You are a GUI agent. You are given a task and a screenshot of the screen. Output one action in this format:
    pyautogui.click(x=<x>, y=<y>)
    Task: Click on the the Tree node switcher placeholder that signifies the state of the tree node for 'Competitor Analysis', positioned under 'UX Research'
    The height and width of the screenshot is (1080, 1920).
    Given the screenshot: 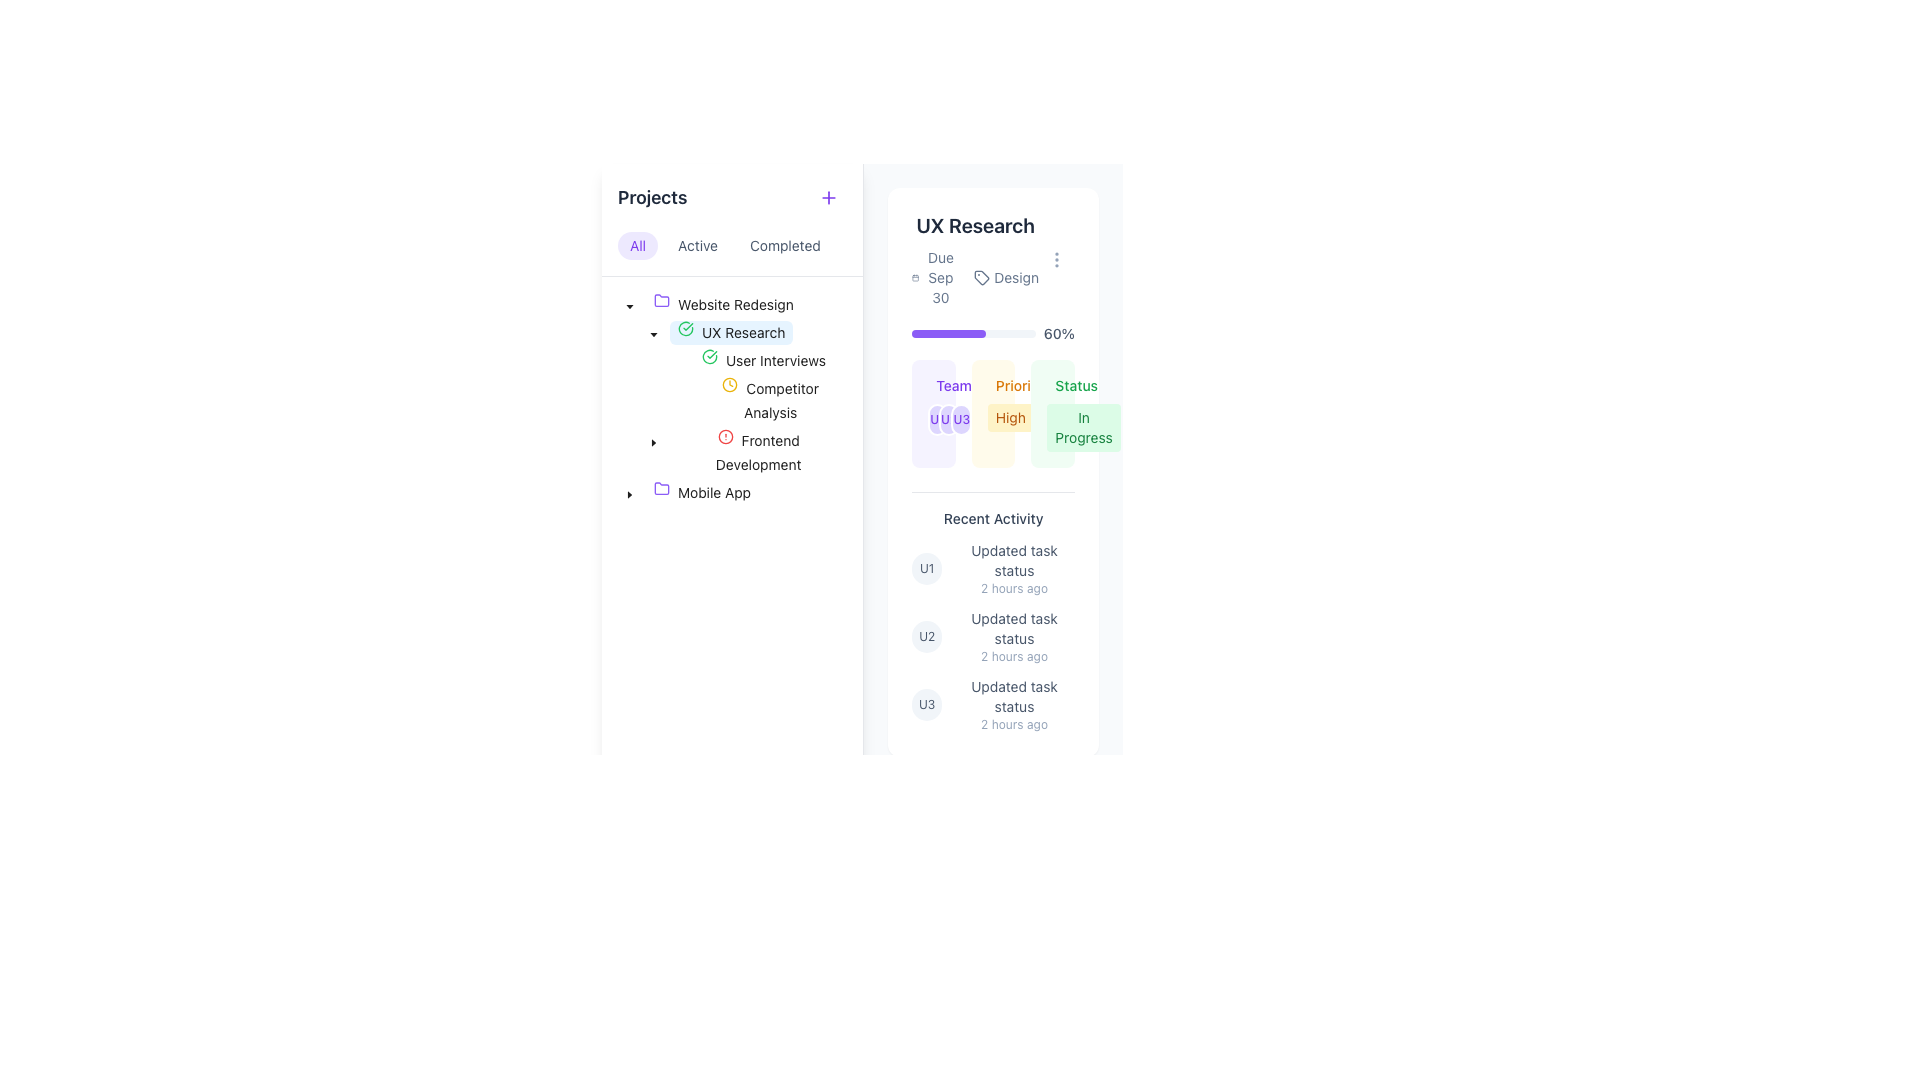 What is the action you would take?
    pyautogui.click(x=677, y=401)
    